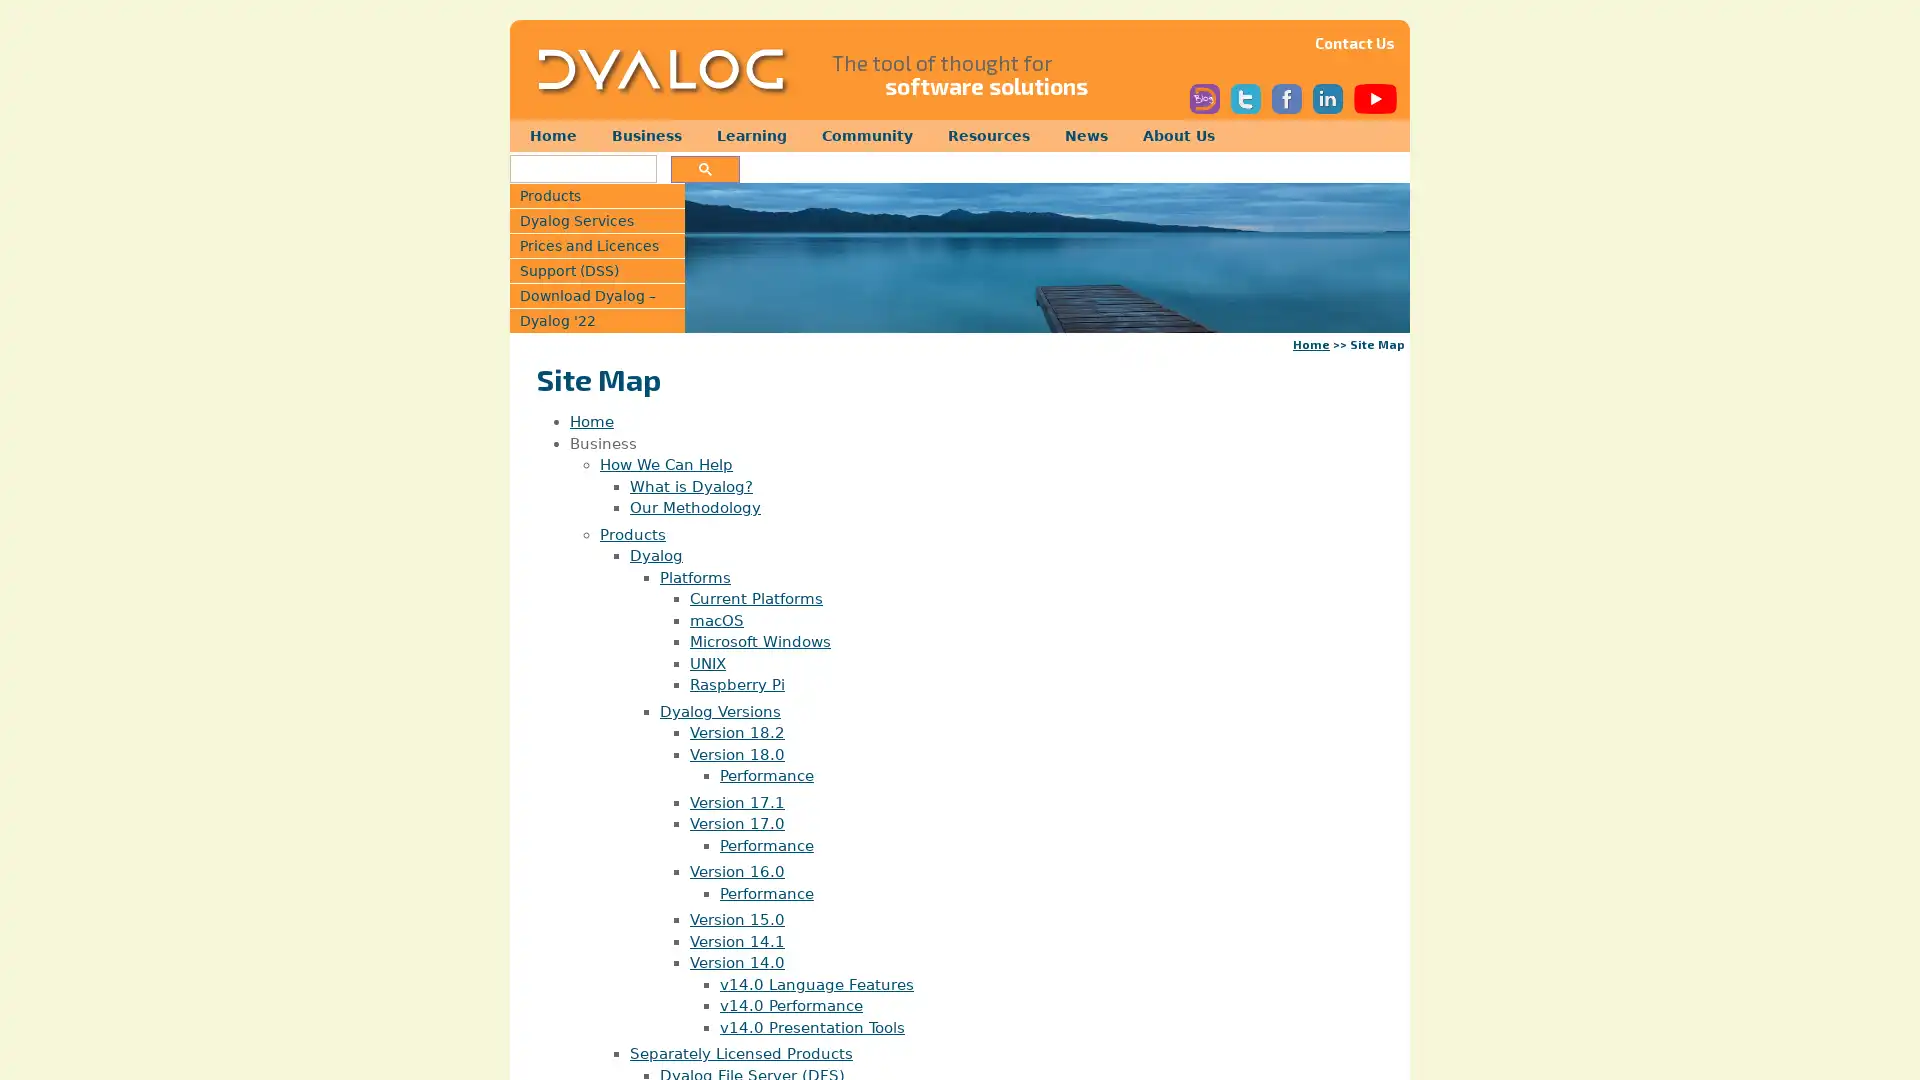 The image size is (1920, 1080). What do you see at coordinates (705, 168) in the screenshot?
I see `search` at bounding box center [705, 168].